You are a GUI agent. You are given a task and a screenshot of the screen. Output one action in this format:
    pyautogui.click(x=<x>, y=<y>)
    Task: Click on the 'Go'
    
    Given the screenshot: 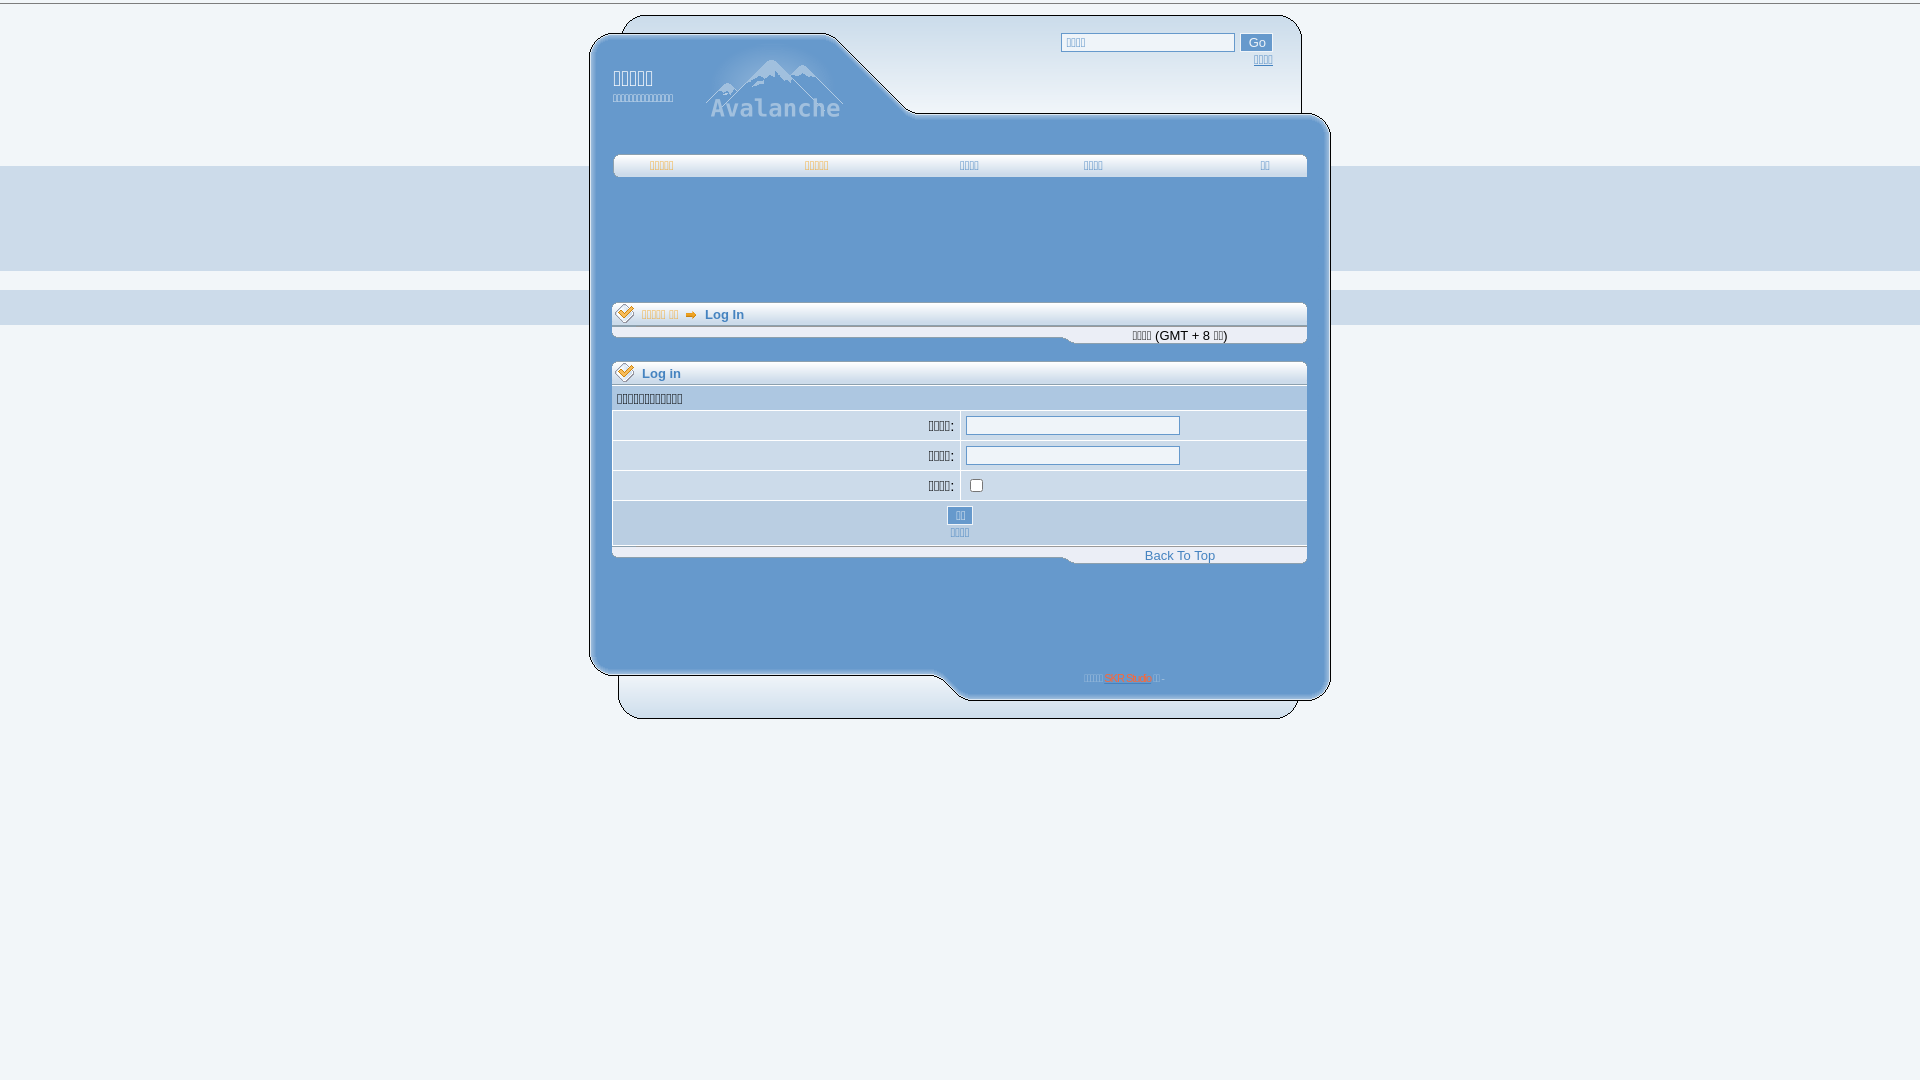 What is the action you would take?
    pyautogui.click(x=1255, y=42)
    